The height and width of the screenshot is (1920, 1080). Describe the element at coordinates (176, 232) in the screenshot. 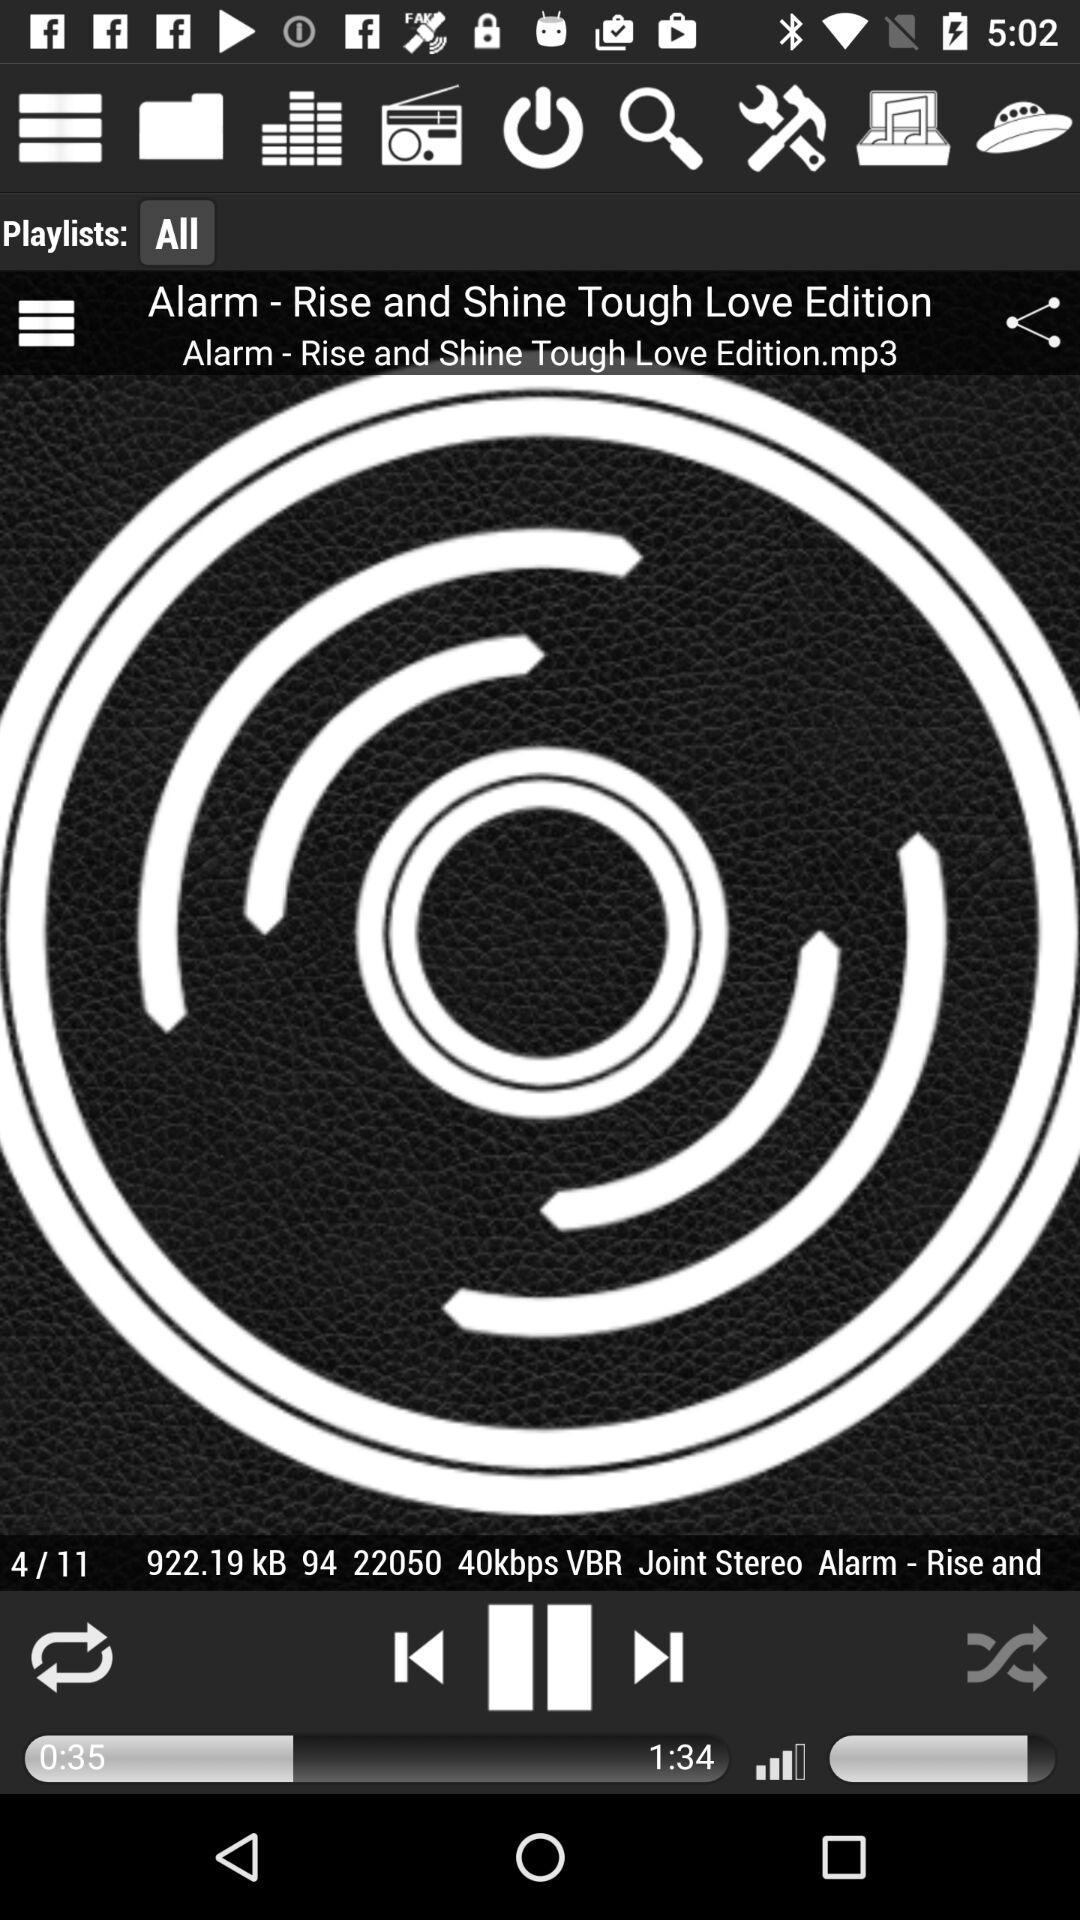

I see `app next to the playlists: item` at that location.